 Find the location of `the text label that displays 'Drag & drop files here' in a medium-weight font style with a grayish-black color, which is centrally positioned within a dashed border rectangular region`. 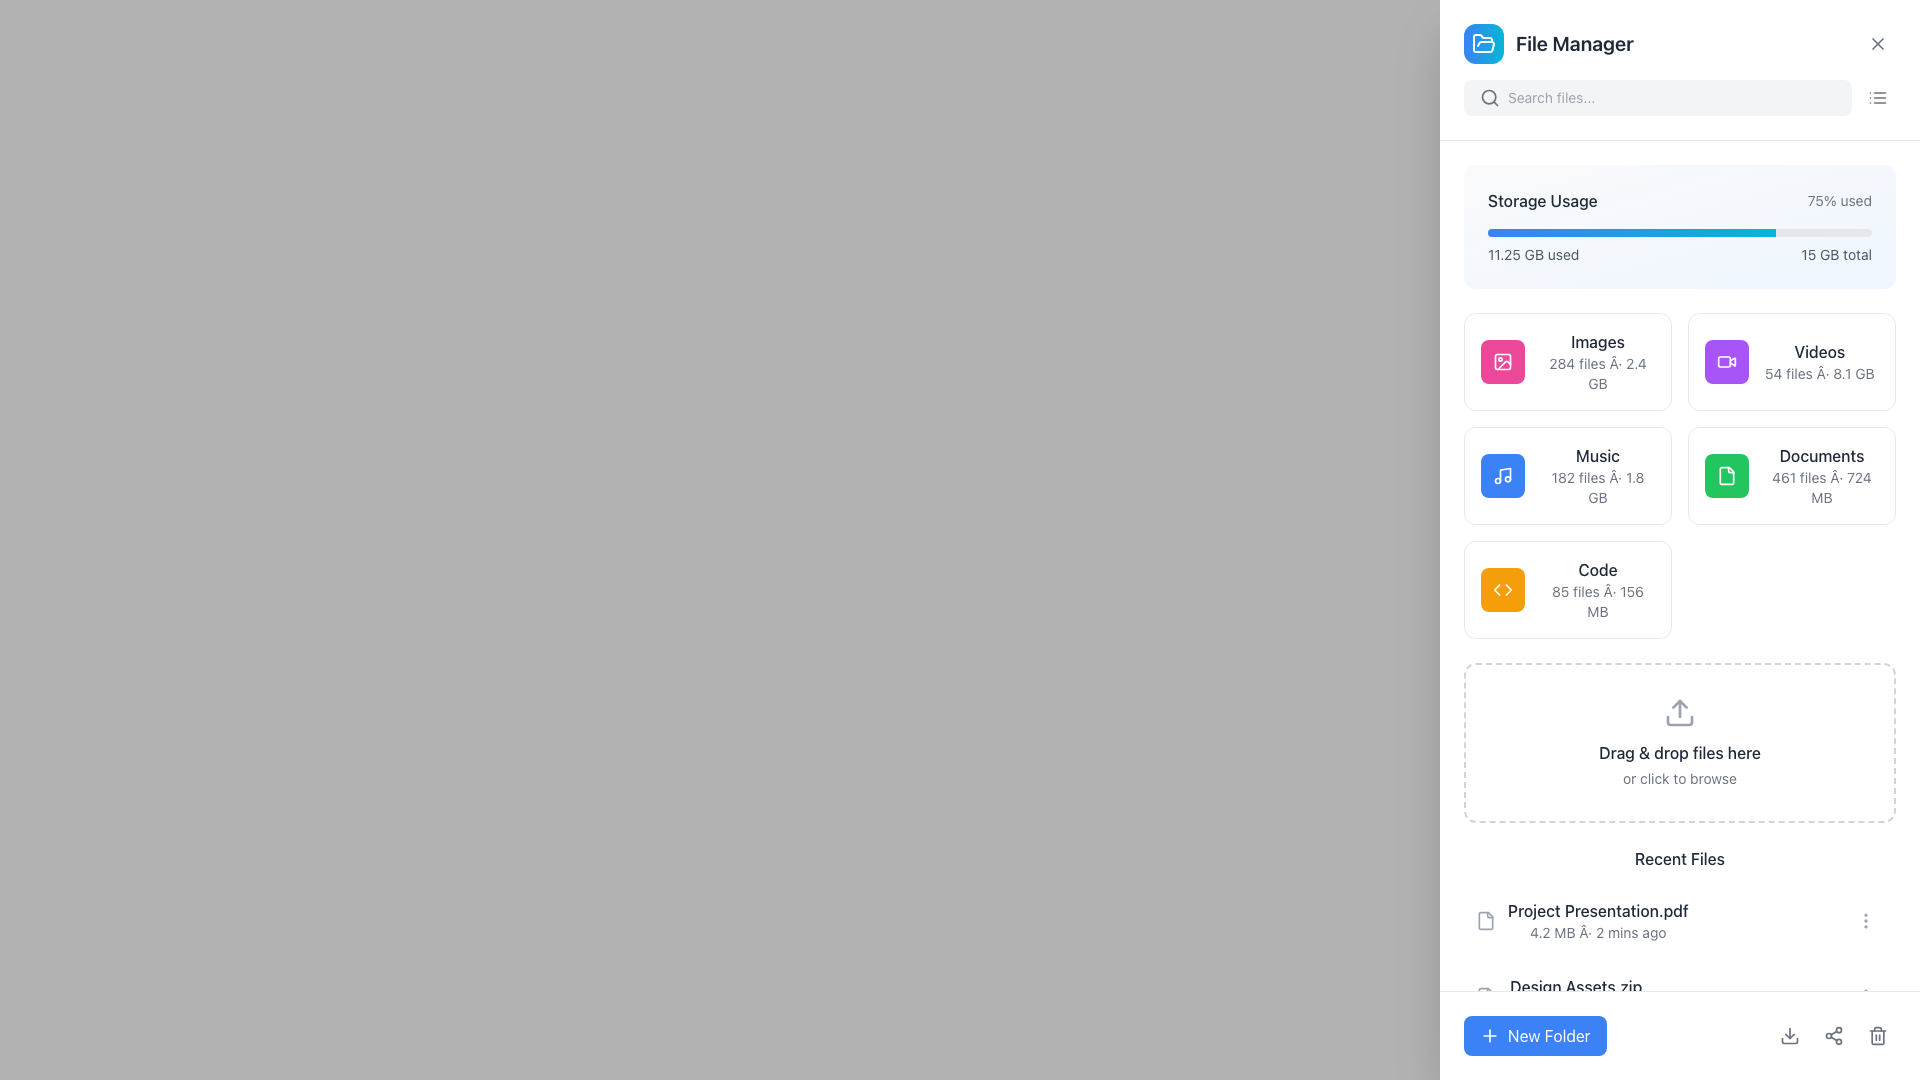

the text label that displays 'Drag & drop files here' in a medium-weight font style with a grayish-black color, which is centrally positioned within a dashed border rectangular region is located at coordinates (1680, 752).